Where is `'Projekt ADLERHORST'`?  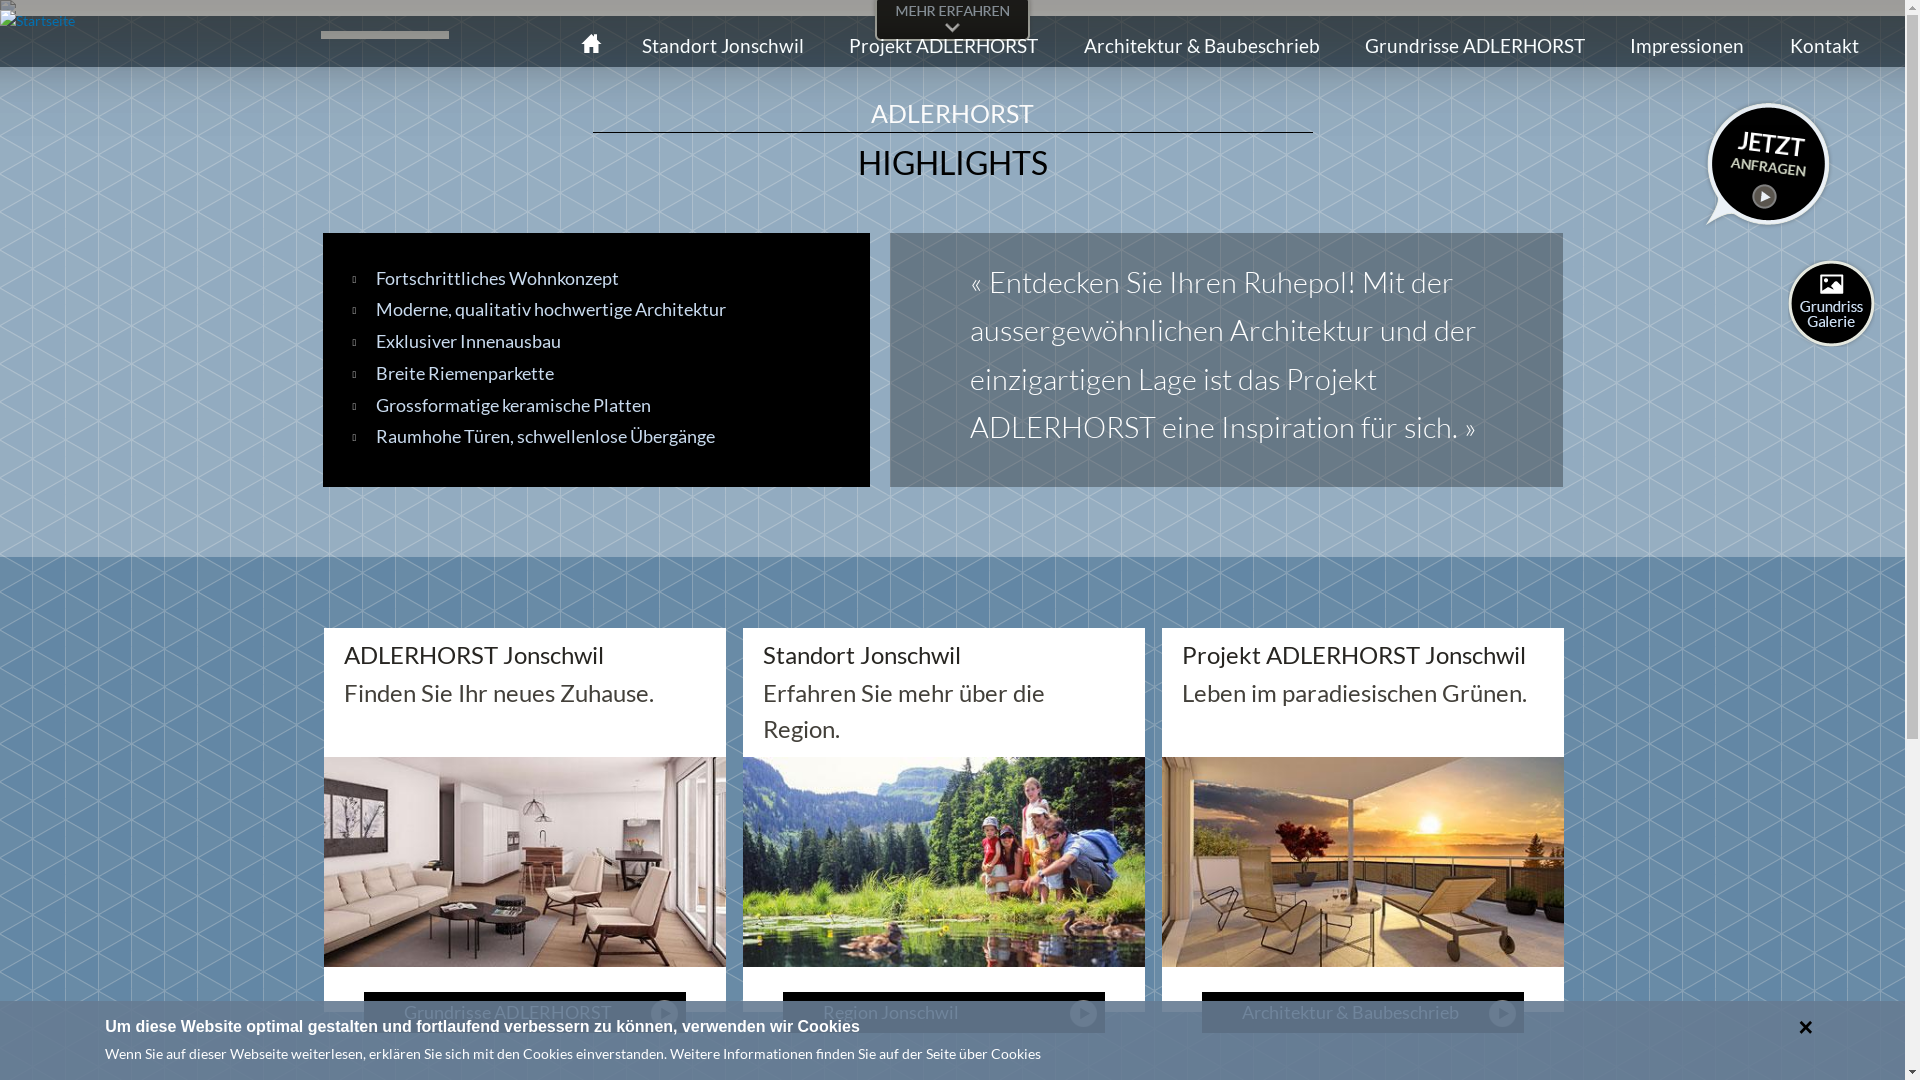
'Projekt ADLERHORST' is located at coordinates (942, 45).